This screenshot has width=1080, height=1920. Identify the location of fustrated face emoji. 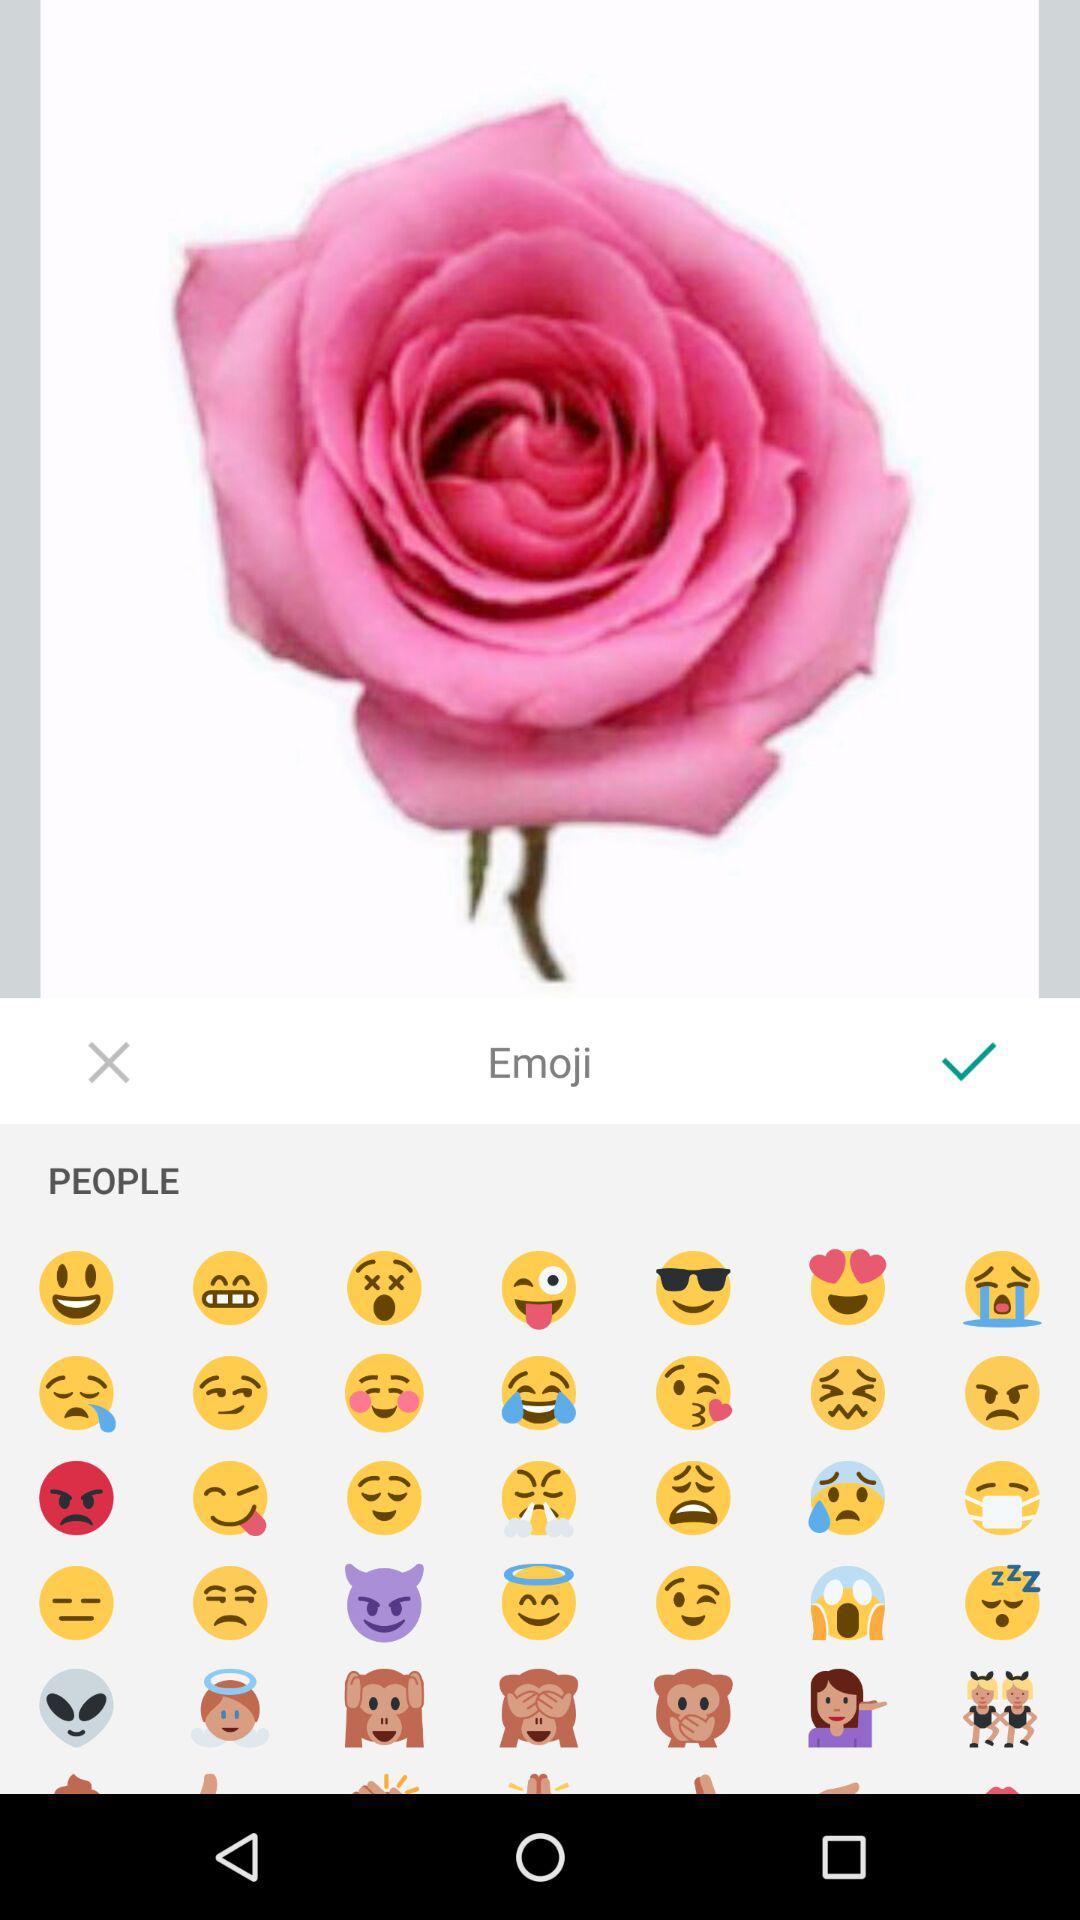
(848, 1392).